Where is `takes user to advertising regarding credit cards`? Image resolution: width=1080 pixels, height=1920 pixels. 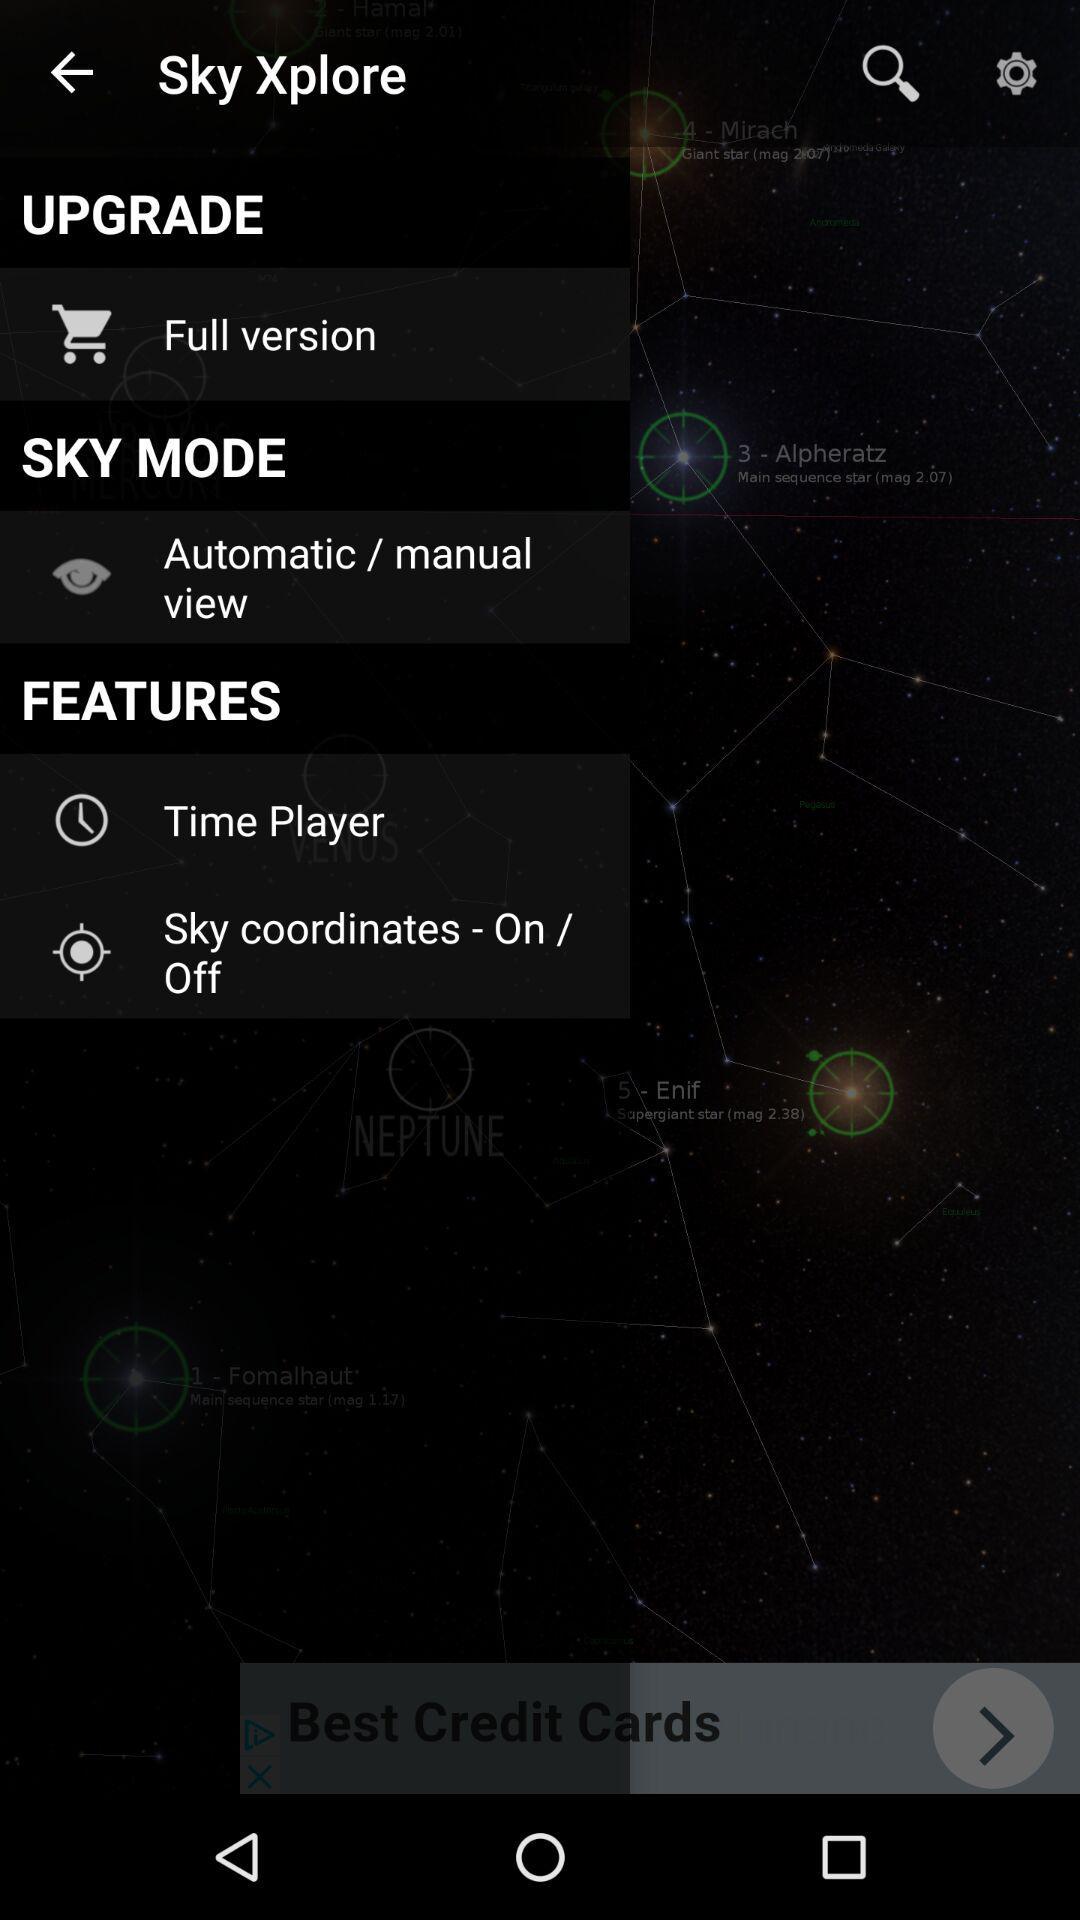 takes user to advertising regarding credit cards is located at coordinates (659, 1727).